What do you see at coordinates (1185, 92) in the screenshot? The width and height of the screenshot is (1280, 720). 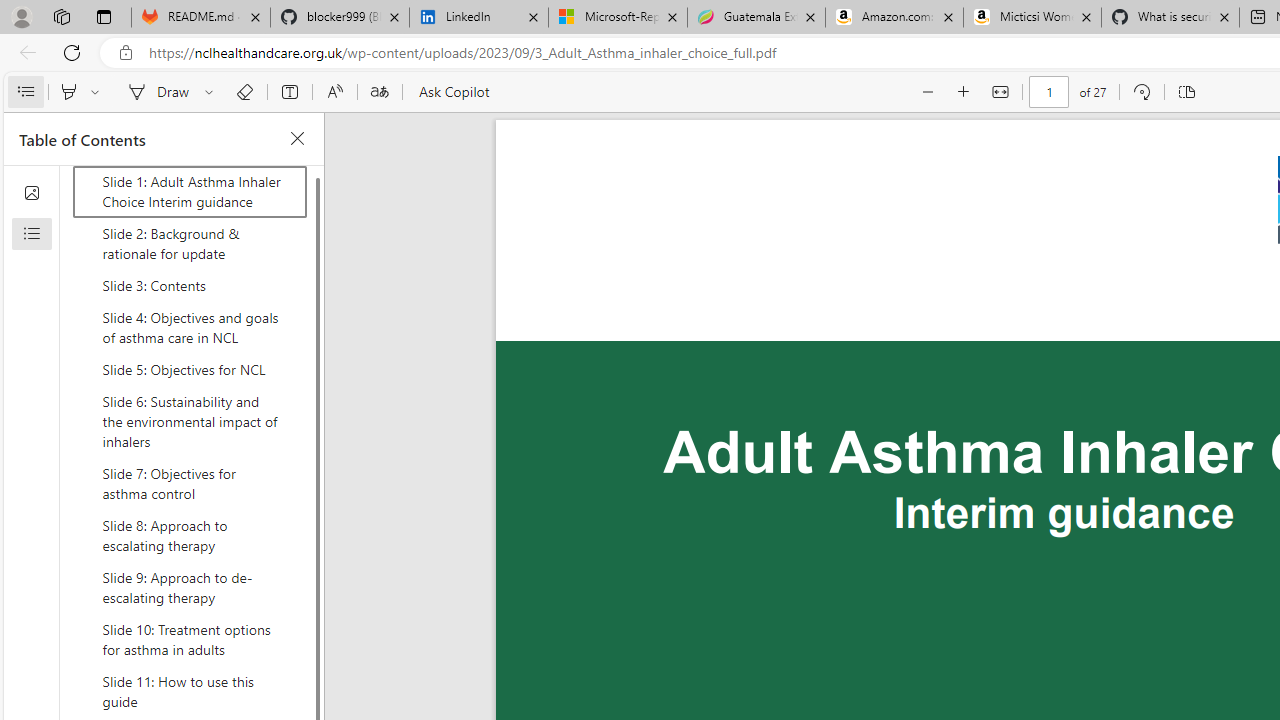 I see `'Page view'` at bounding box center [1185, 92].